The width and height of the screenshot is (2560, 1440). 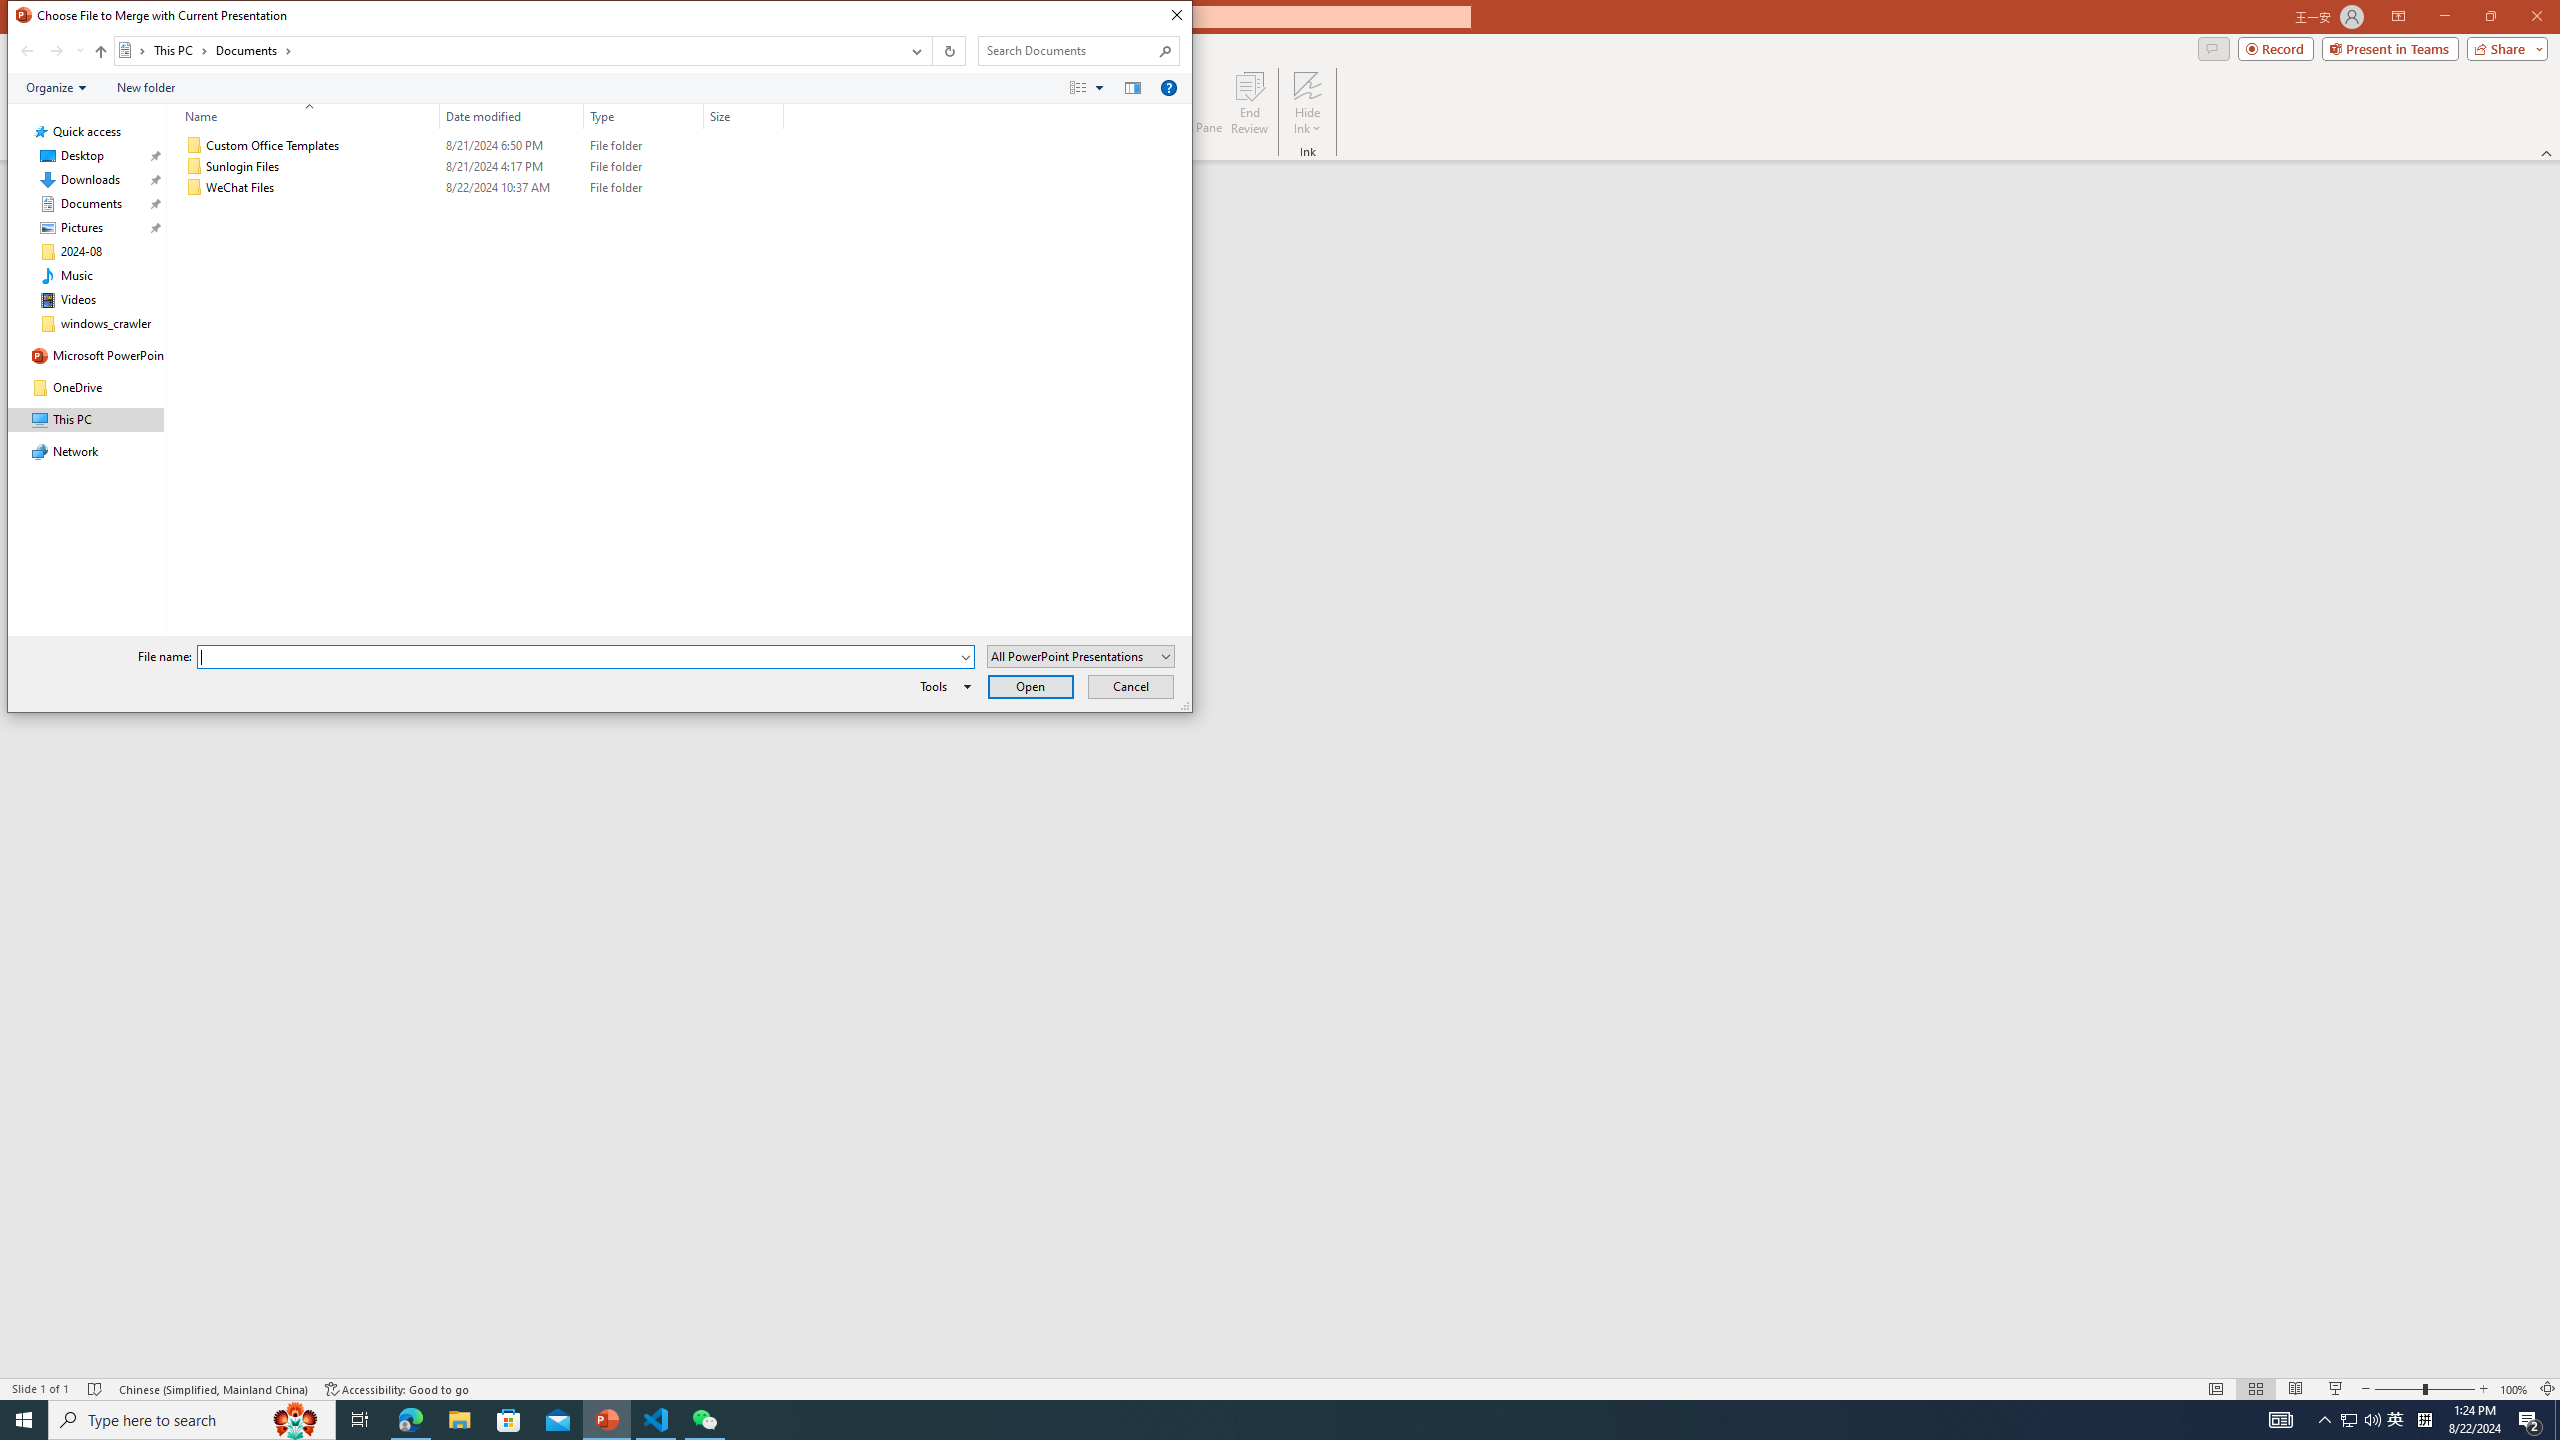 I want to click on 'Up to "This PC" (Alt + Up Arrow)', so click(x=101, y=50).